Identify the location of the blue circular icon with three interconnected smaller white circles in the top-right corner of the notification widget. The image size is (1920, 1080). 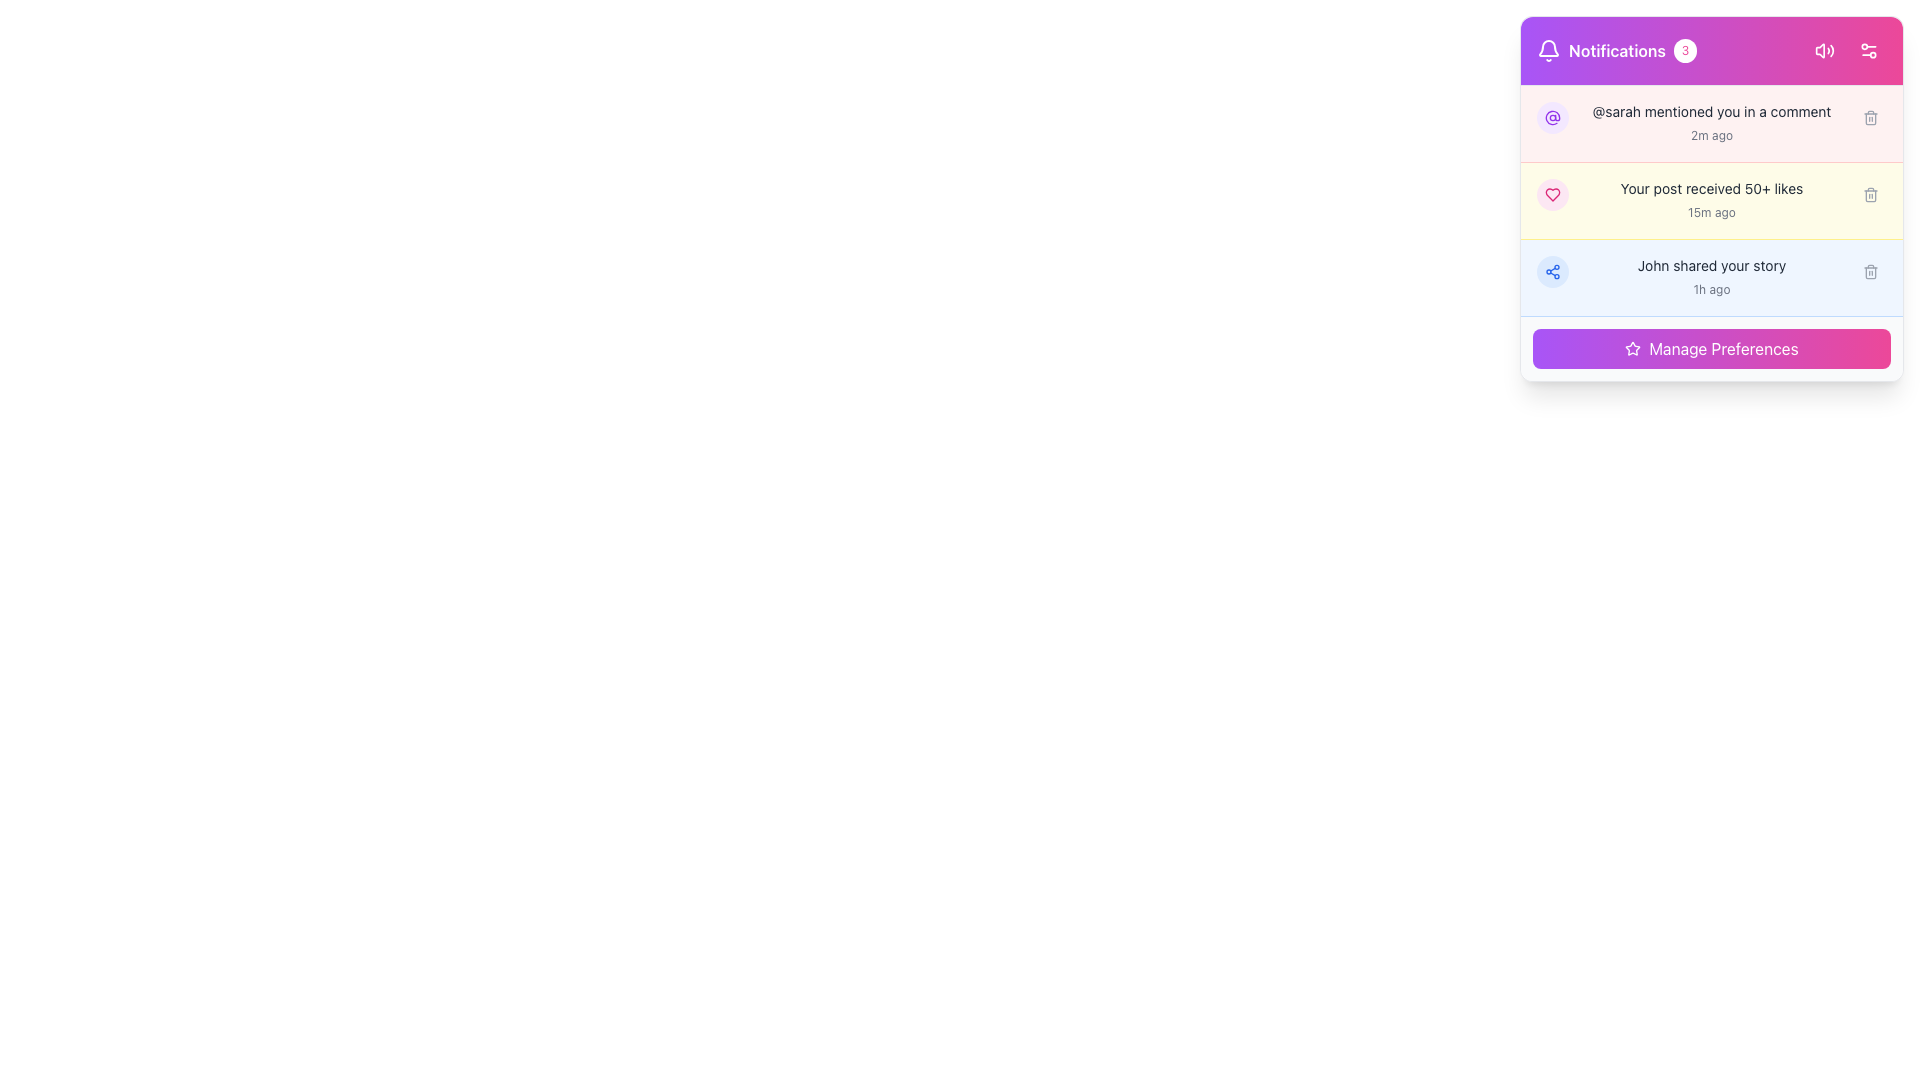
(1552, 272).